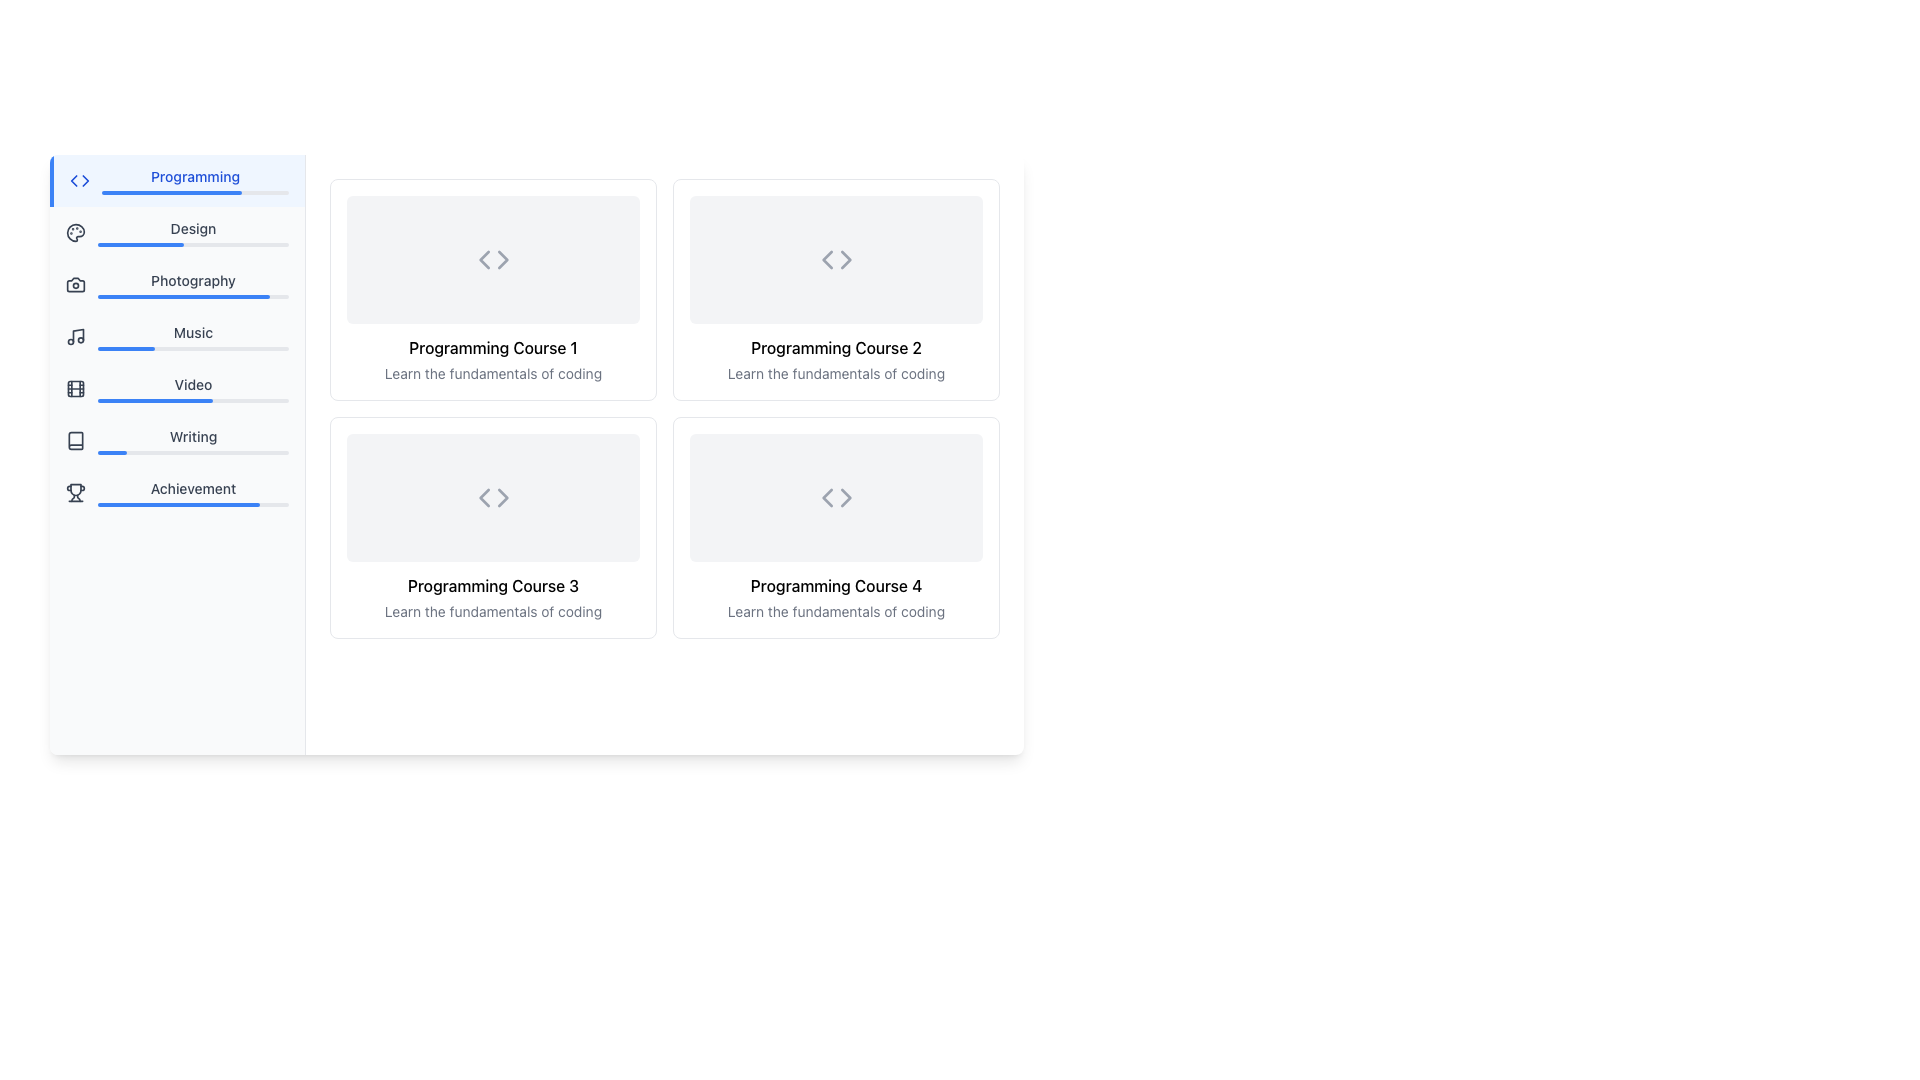 The image size is (1920, 1080). Describe the element at coordinates (177, 389) in the screenshot. I see `the 'Video' button located in the vertical sidebar menu, which is the fifth item below 'Music' and above 'Writing'` at that location.